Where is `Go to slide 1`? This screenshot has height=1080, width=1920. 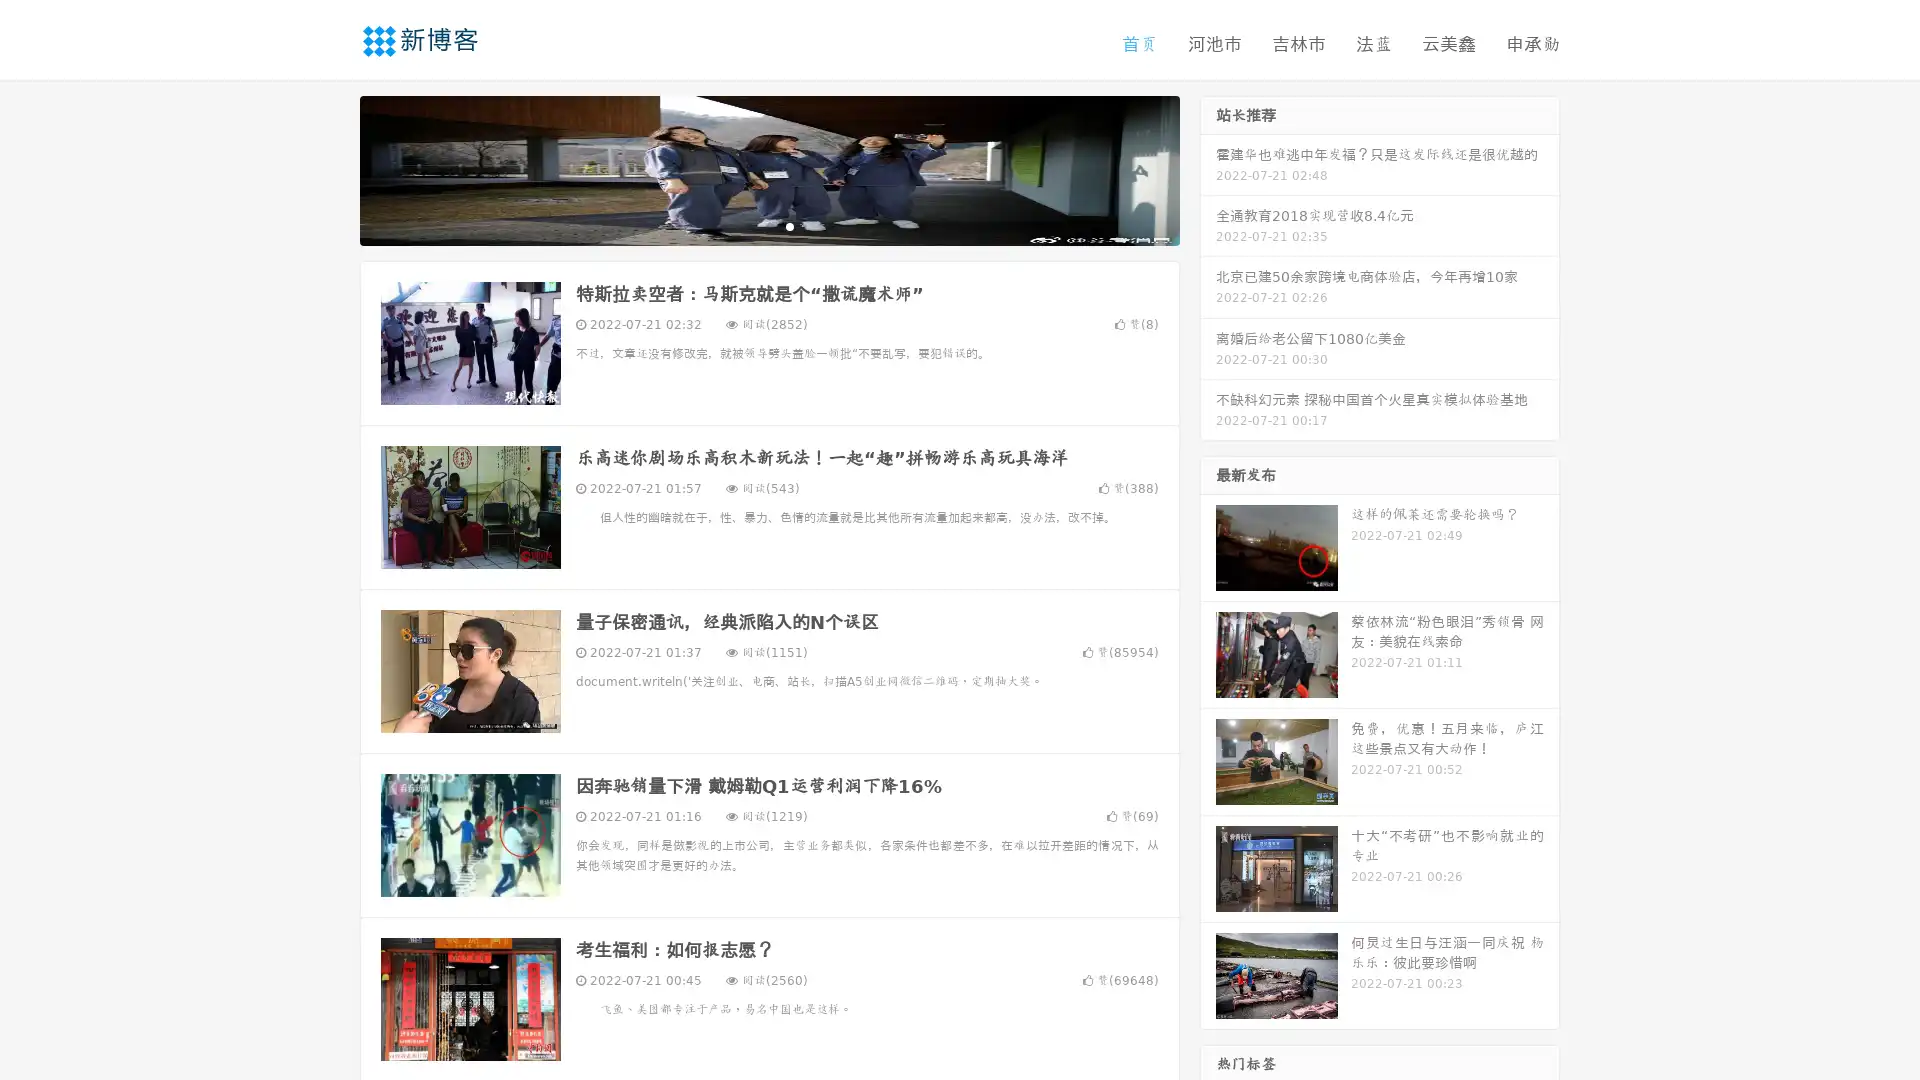
Go to slide 1 is located at coordinates (748, 225).